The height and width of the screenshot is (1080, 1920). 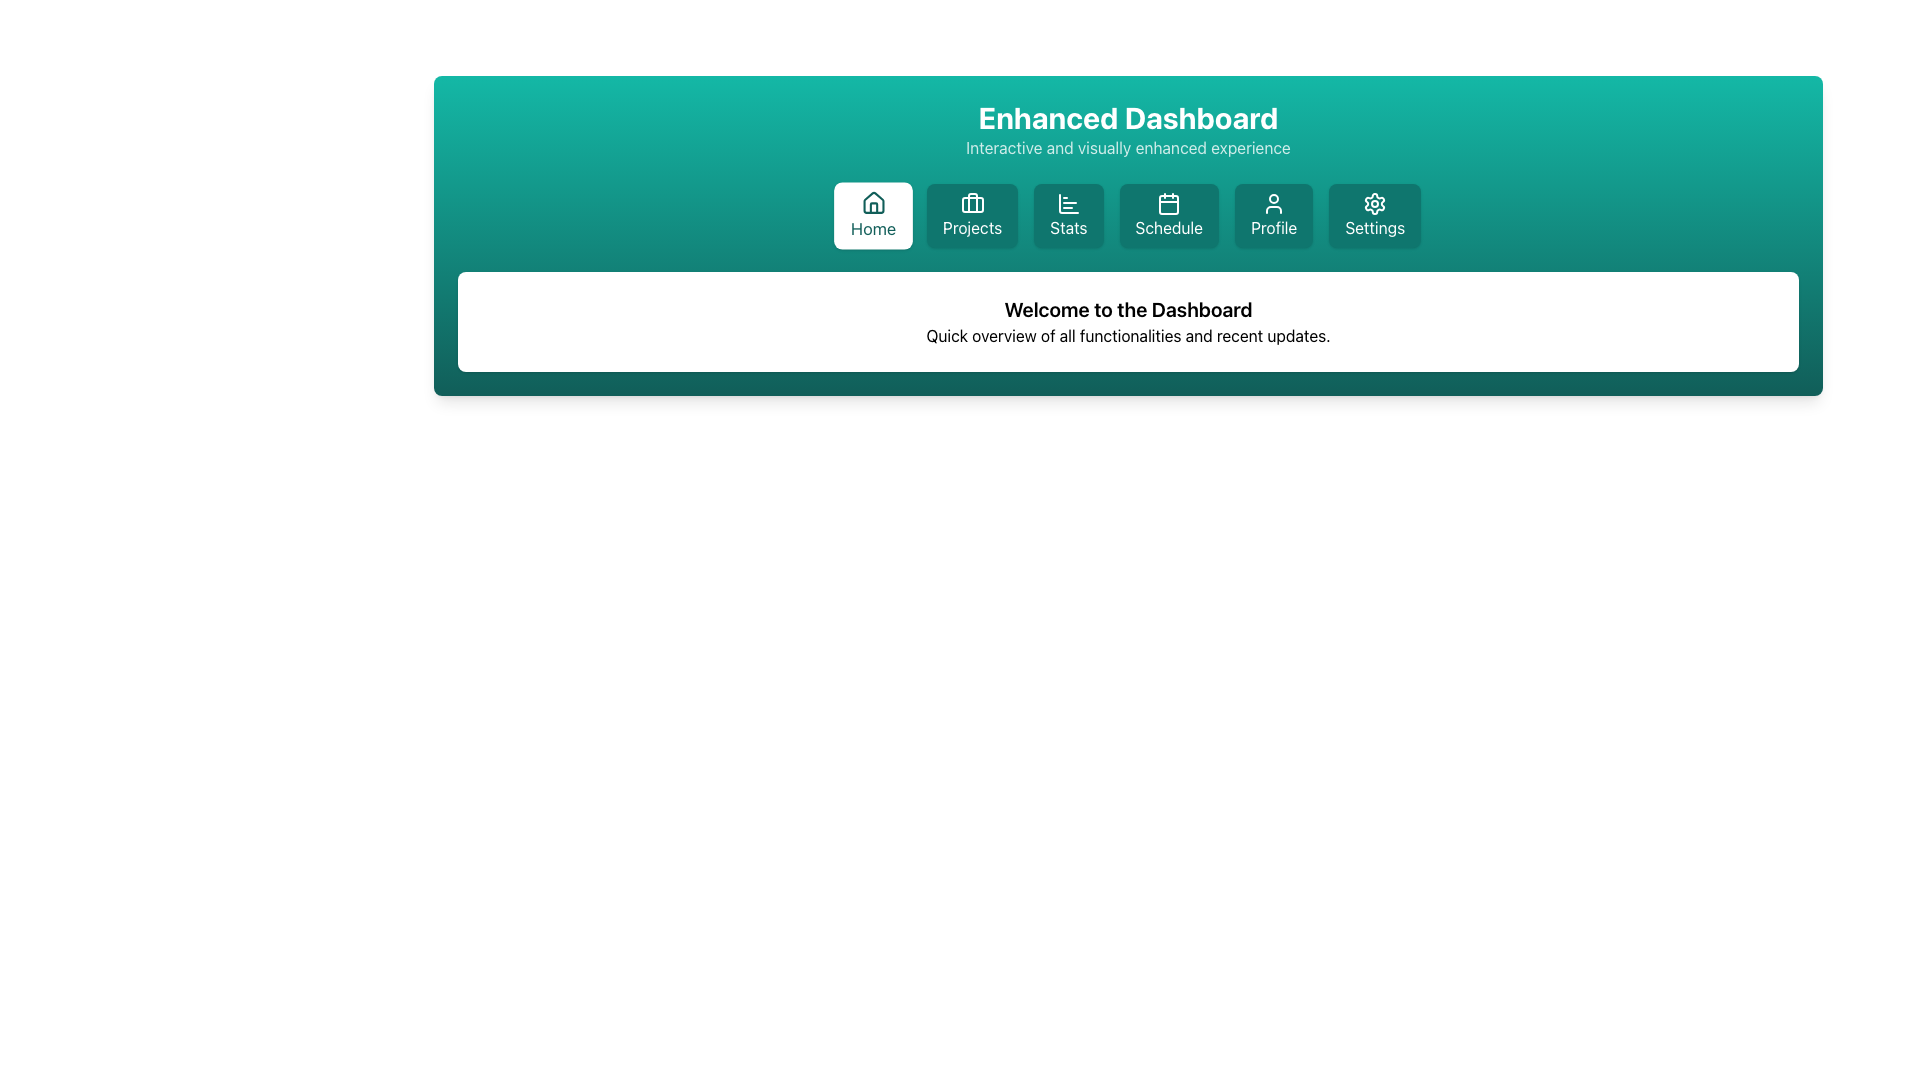 I want to click on text displayed in the 'Profile' label, which is part of the navigational button group at the top of the interface, so click(x=1273, y=226).